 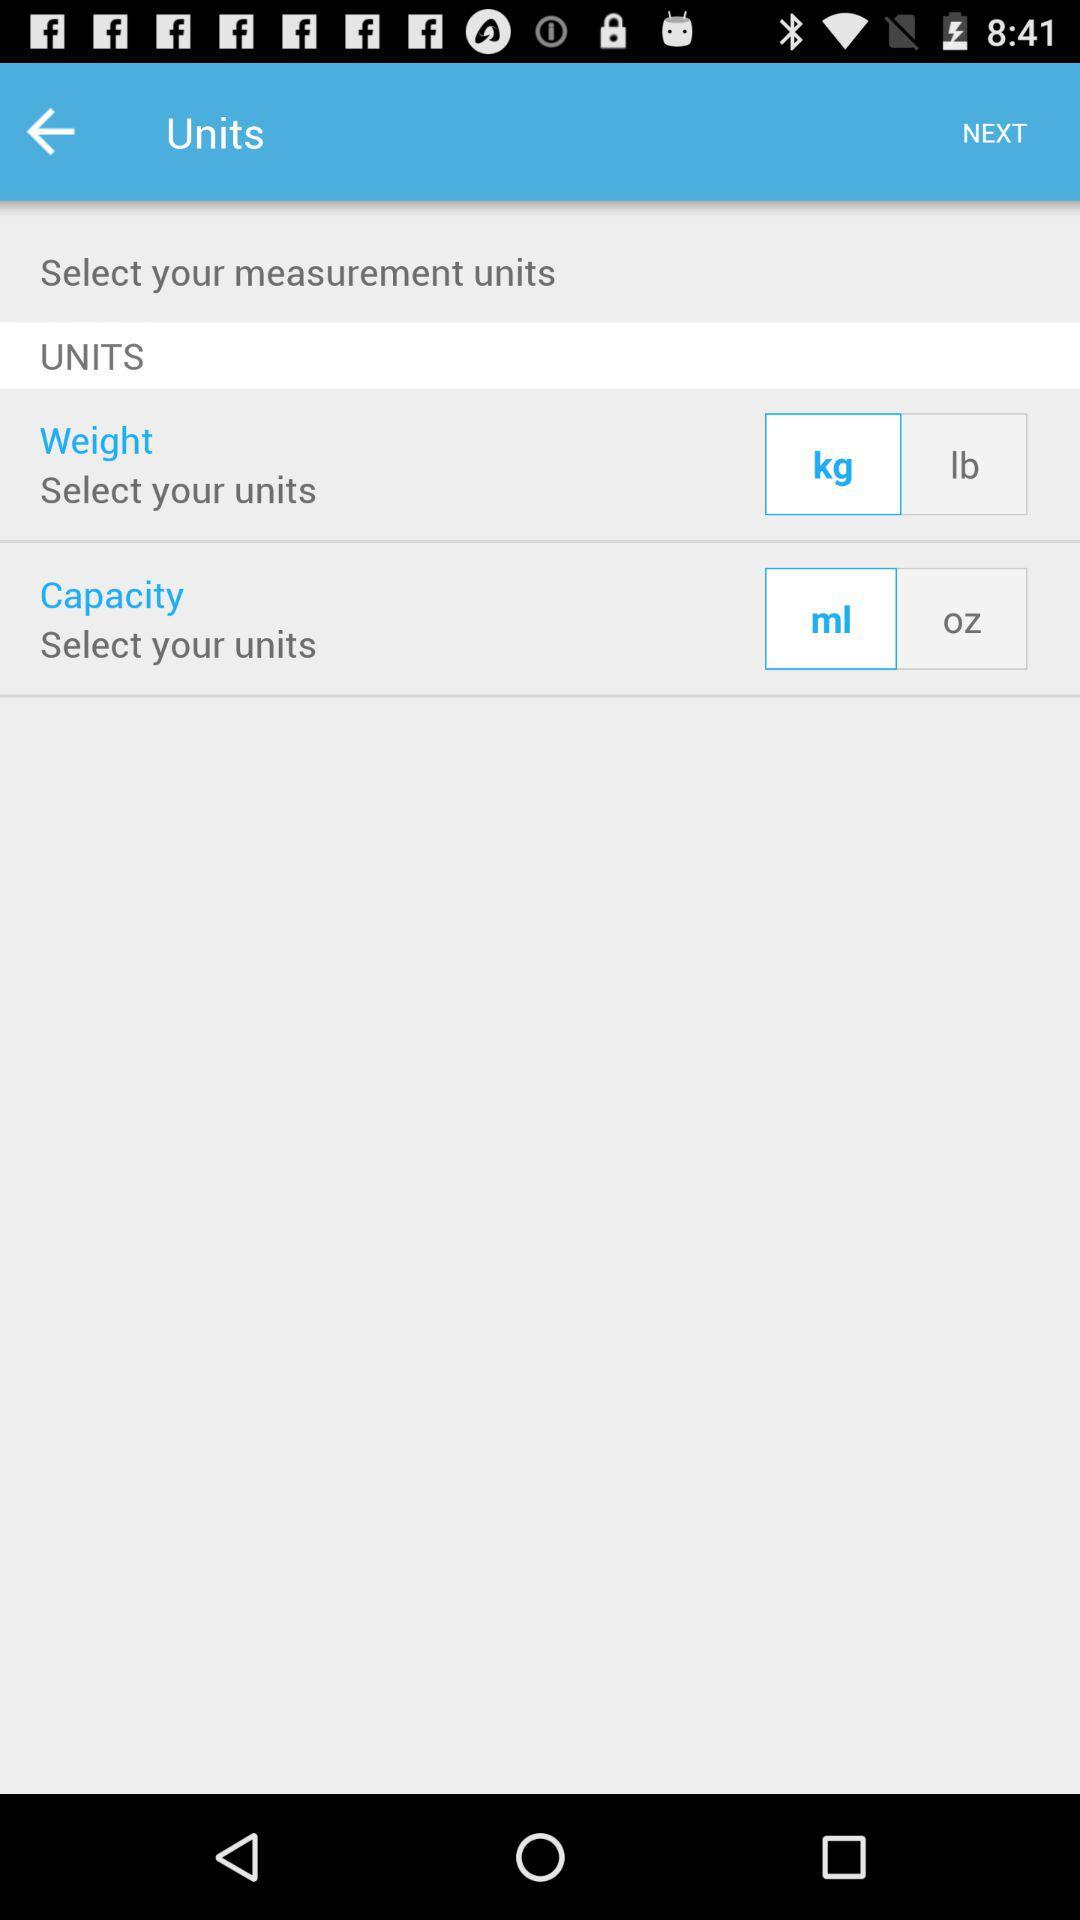 What do you see at coordinates (76, 140) in the screenshot?
I see `the star icon` at bounding box center [76, 140].